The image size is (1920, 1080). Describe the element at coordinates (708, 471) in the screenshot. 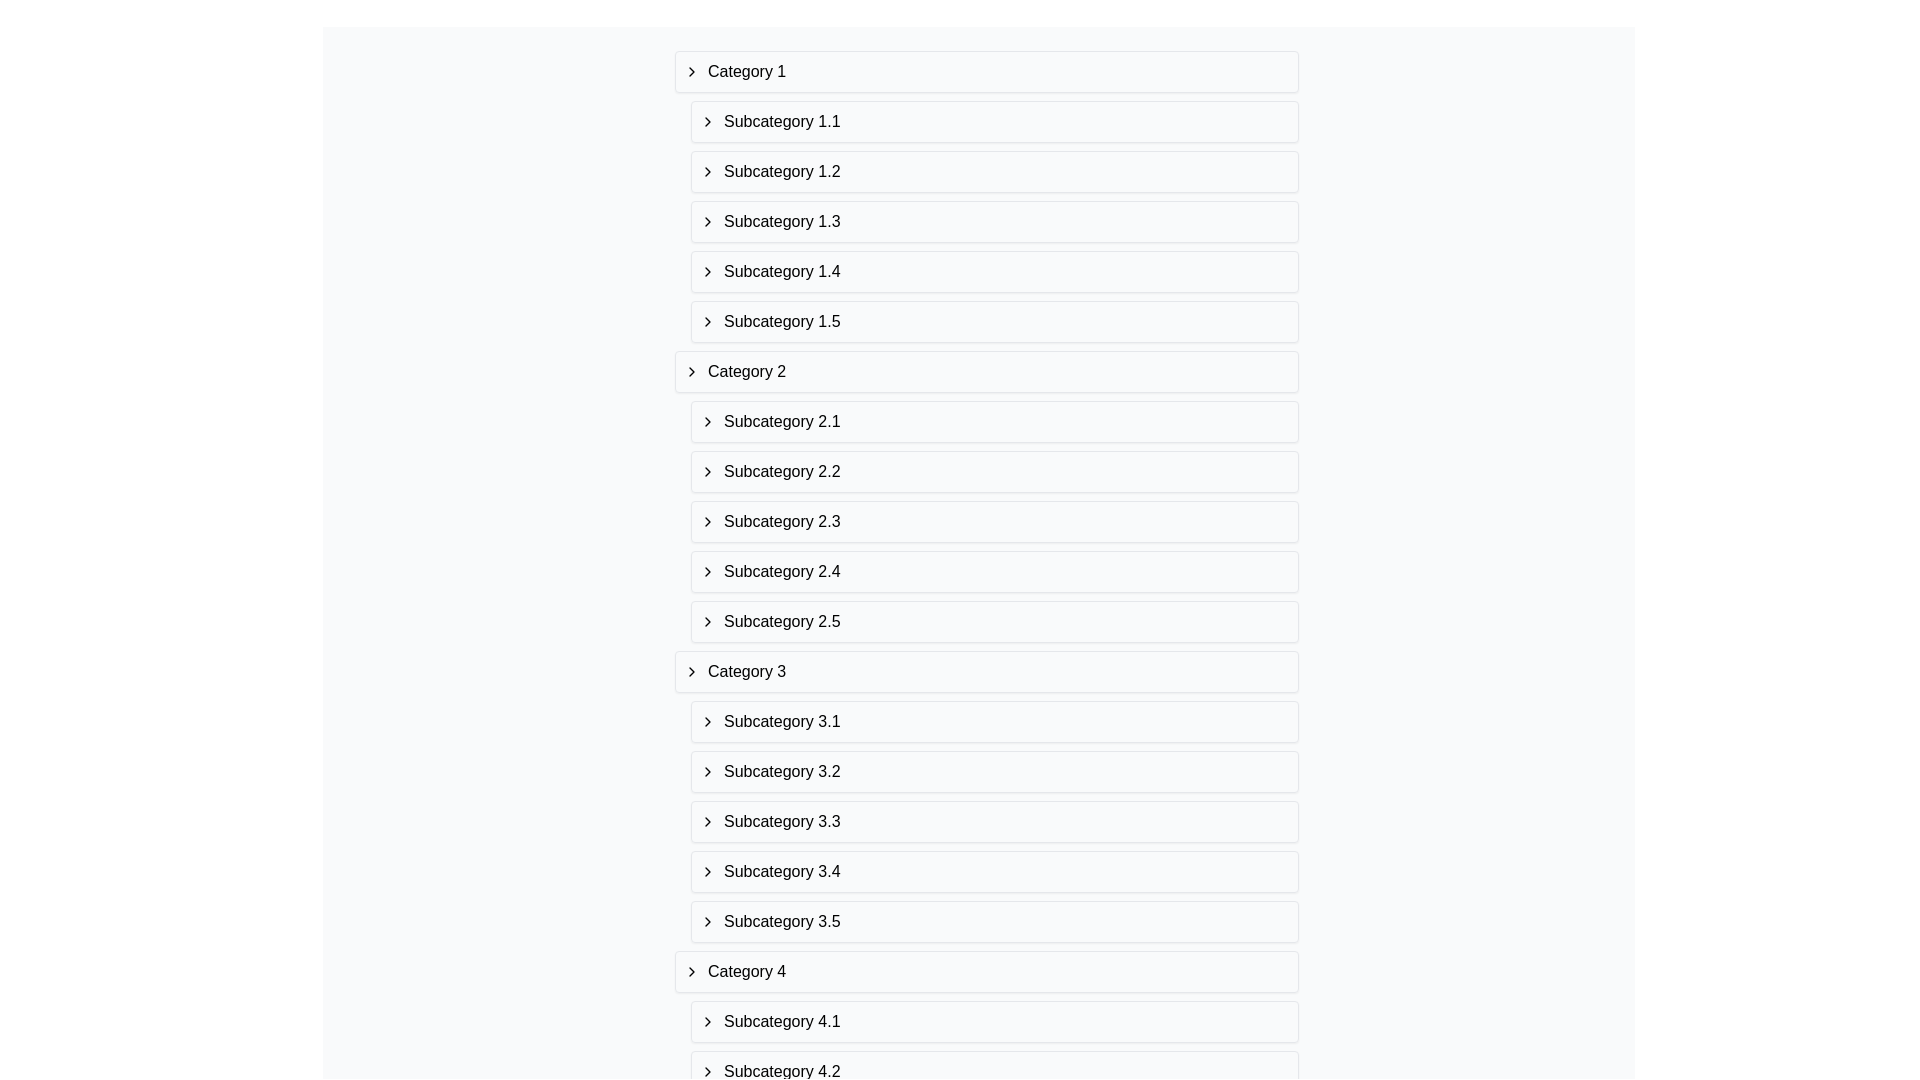

I see `the right-facing chevron icon with a black outline located next to the text 'Subcategory 2.2'` at that location.